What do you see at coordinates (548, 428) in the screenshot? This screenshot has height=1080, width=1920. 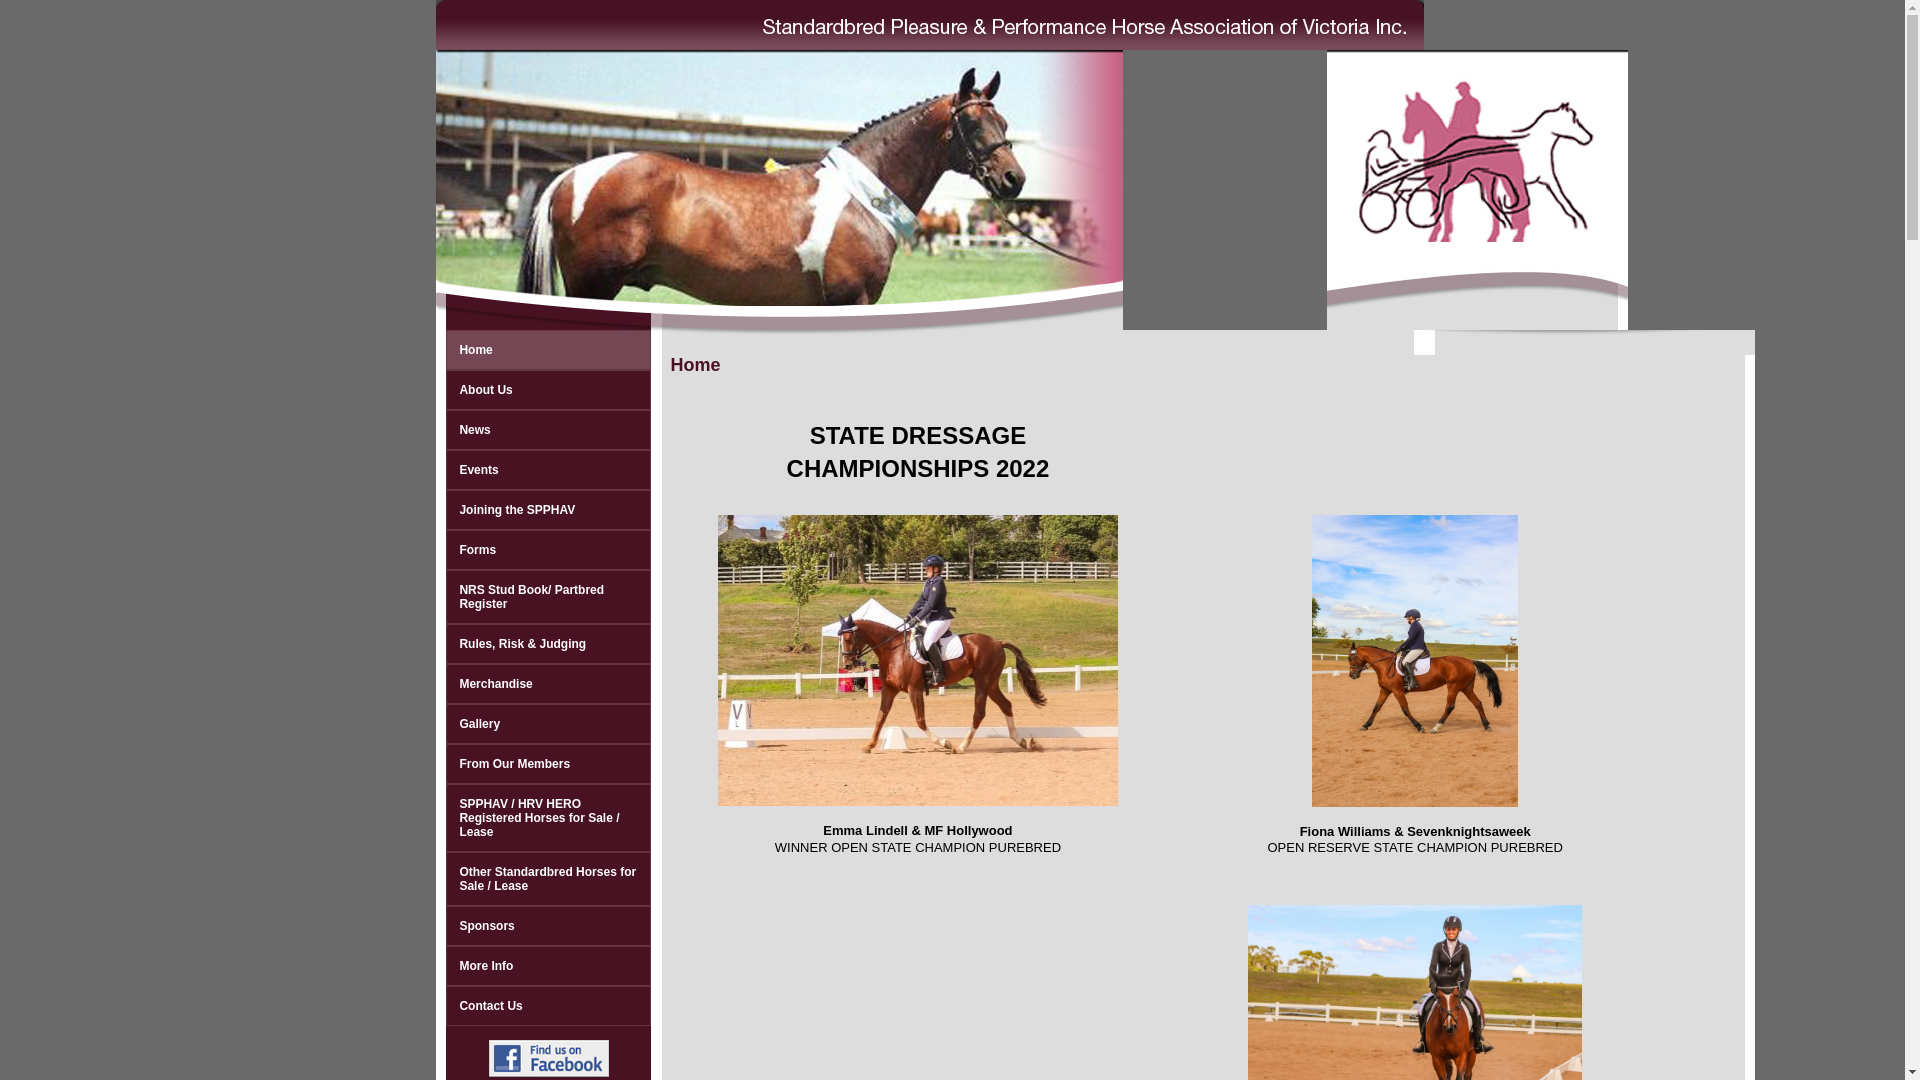 I see `'News'` at bounding box center [548, 428].